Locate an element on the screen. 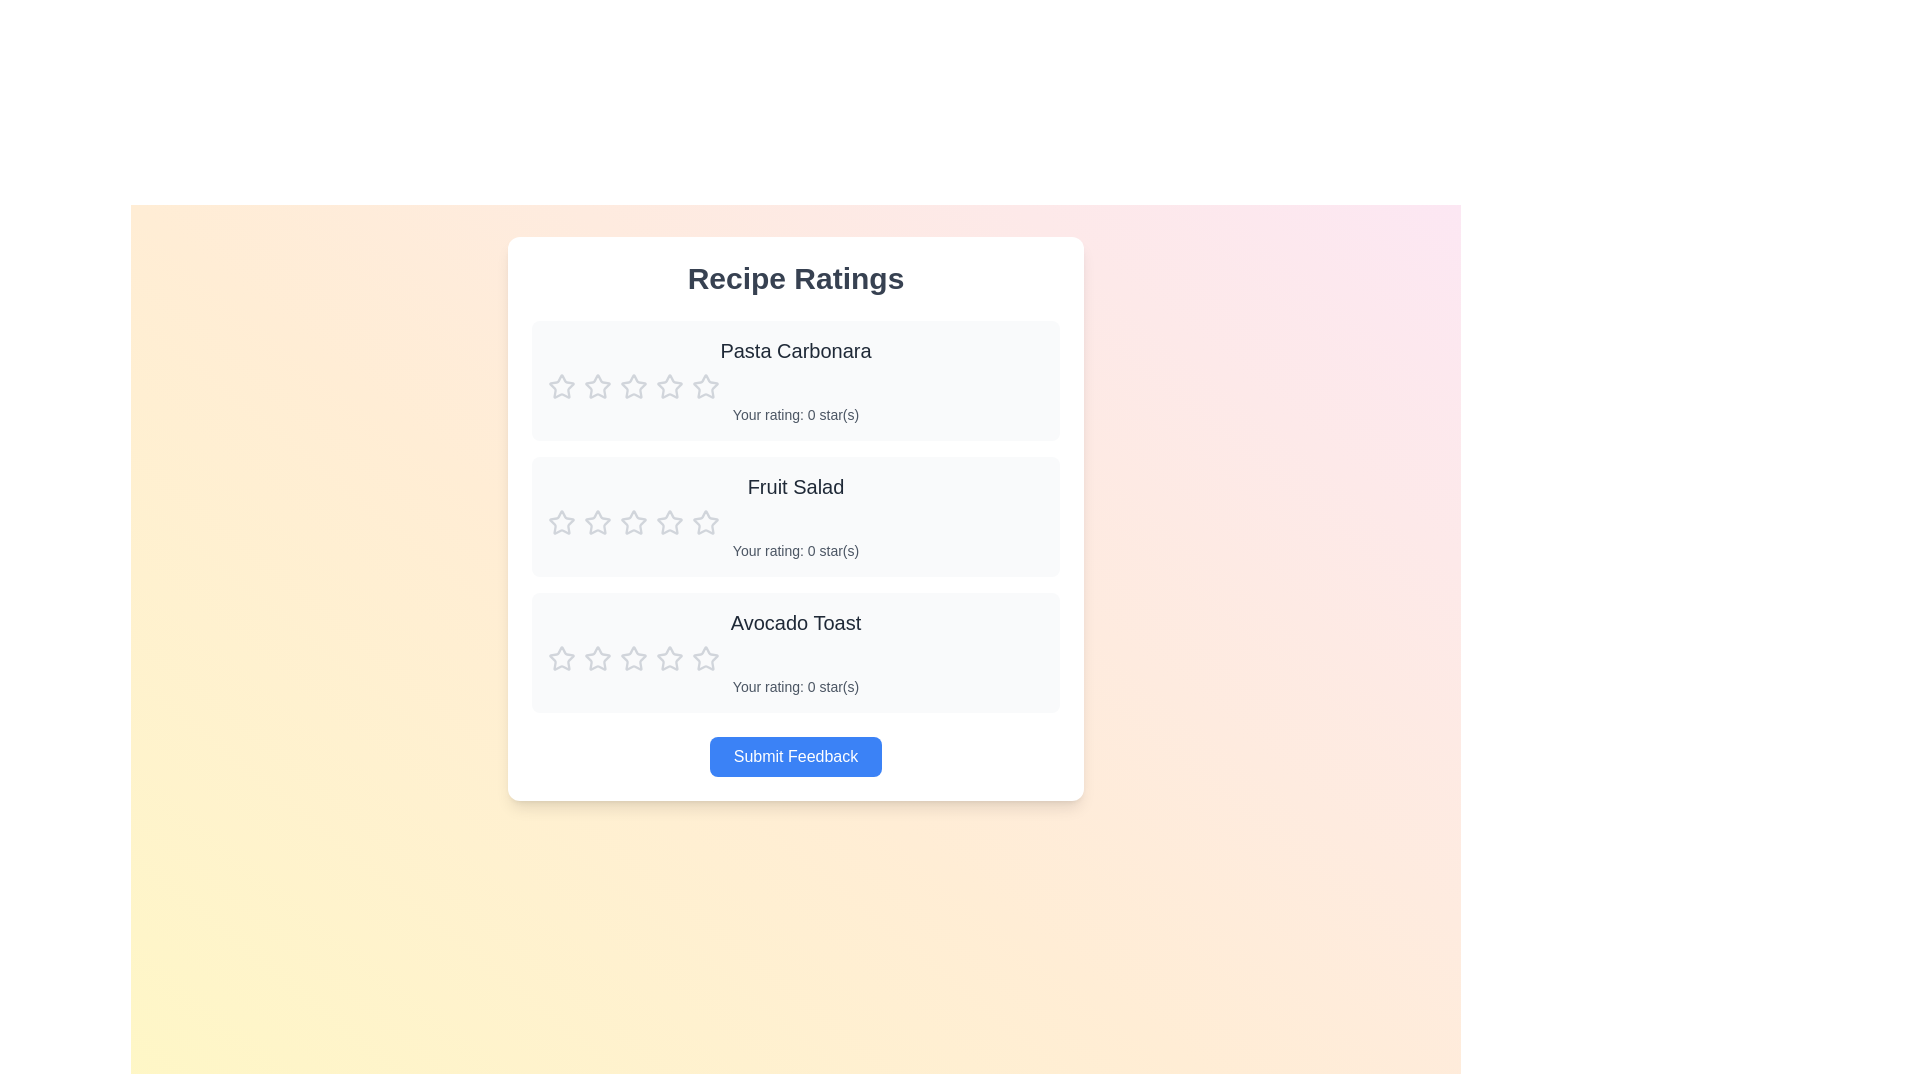 The image size is (1920, 1080). over the star icons in the Rating widget for 'Fruit Salad' is located at coordinates (795, 522).